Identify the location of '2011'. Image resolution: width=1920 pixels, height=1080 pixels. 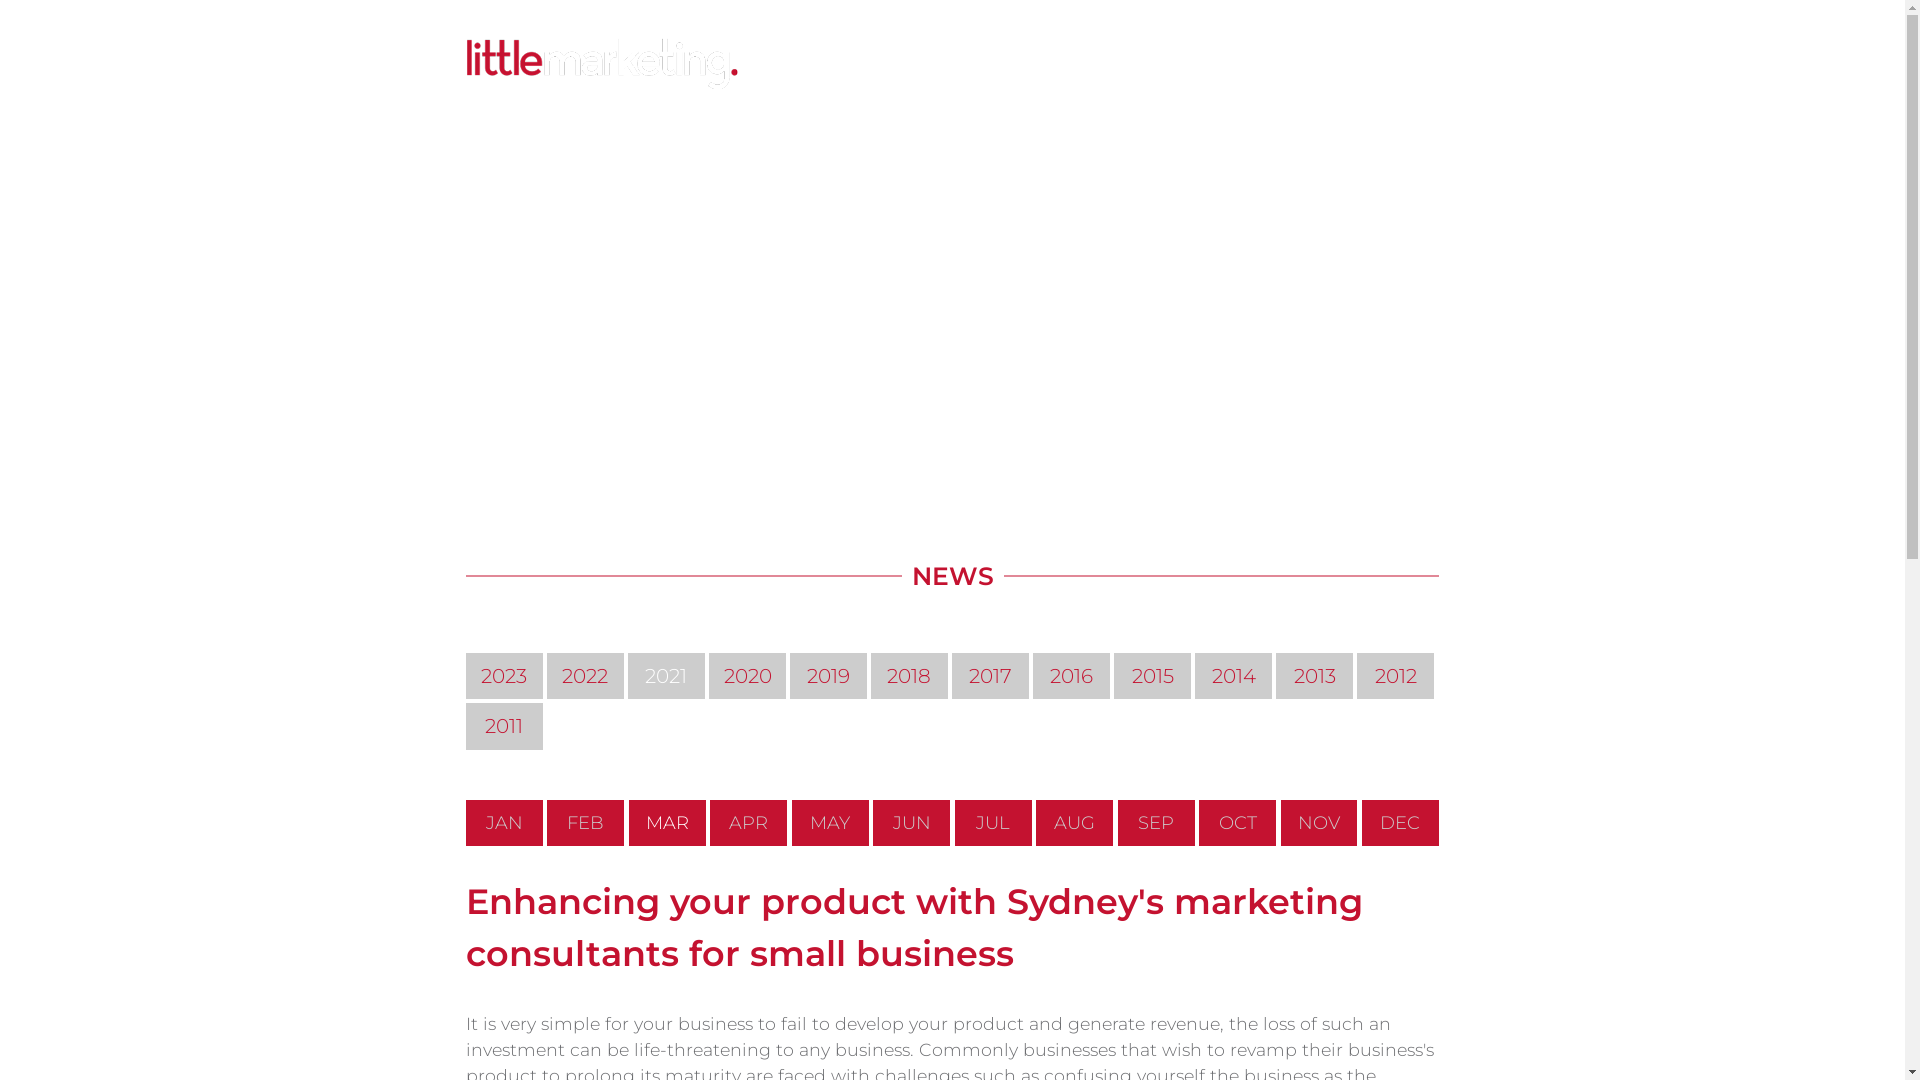
(504, 725).